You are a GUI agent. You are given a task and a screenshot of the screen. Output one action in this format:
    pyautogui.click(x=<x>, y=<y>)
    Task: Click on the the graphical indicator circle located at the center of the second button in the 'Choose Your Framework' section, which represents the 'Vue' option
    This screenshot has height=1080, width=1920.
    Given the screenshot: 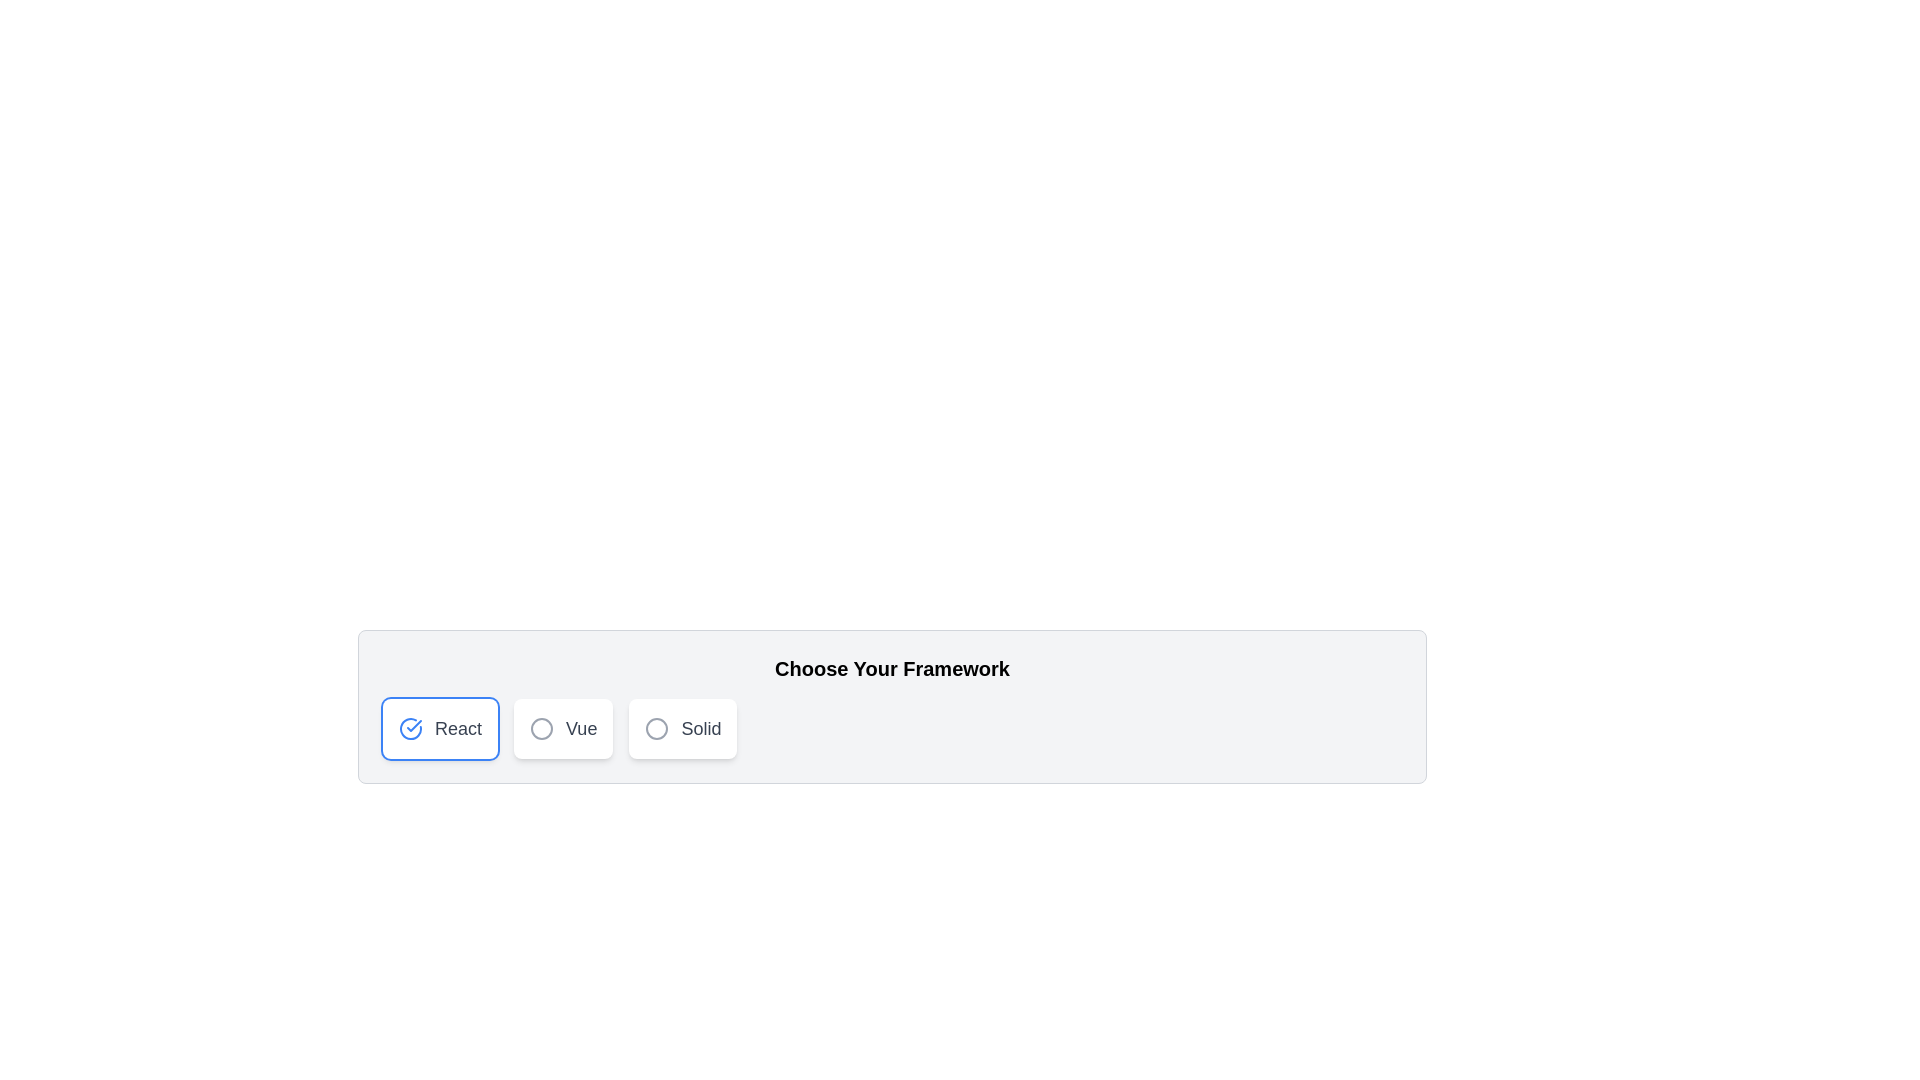 What is the action you would take?
    pyautogui.click(x=542, y=729)
    